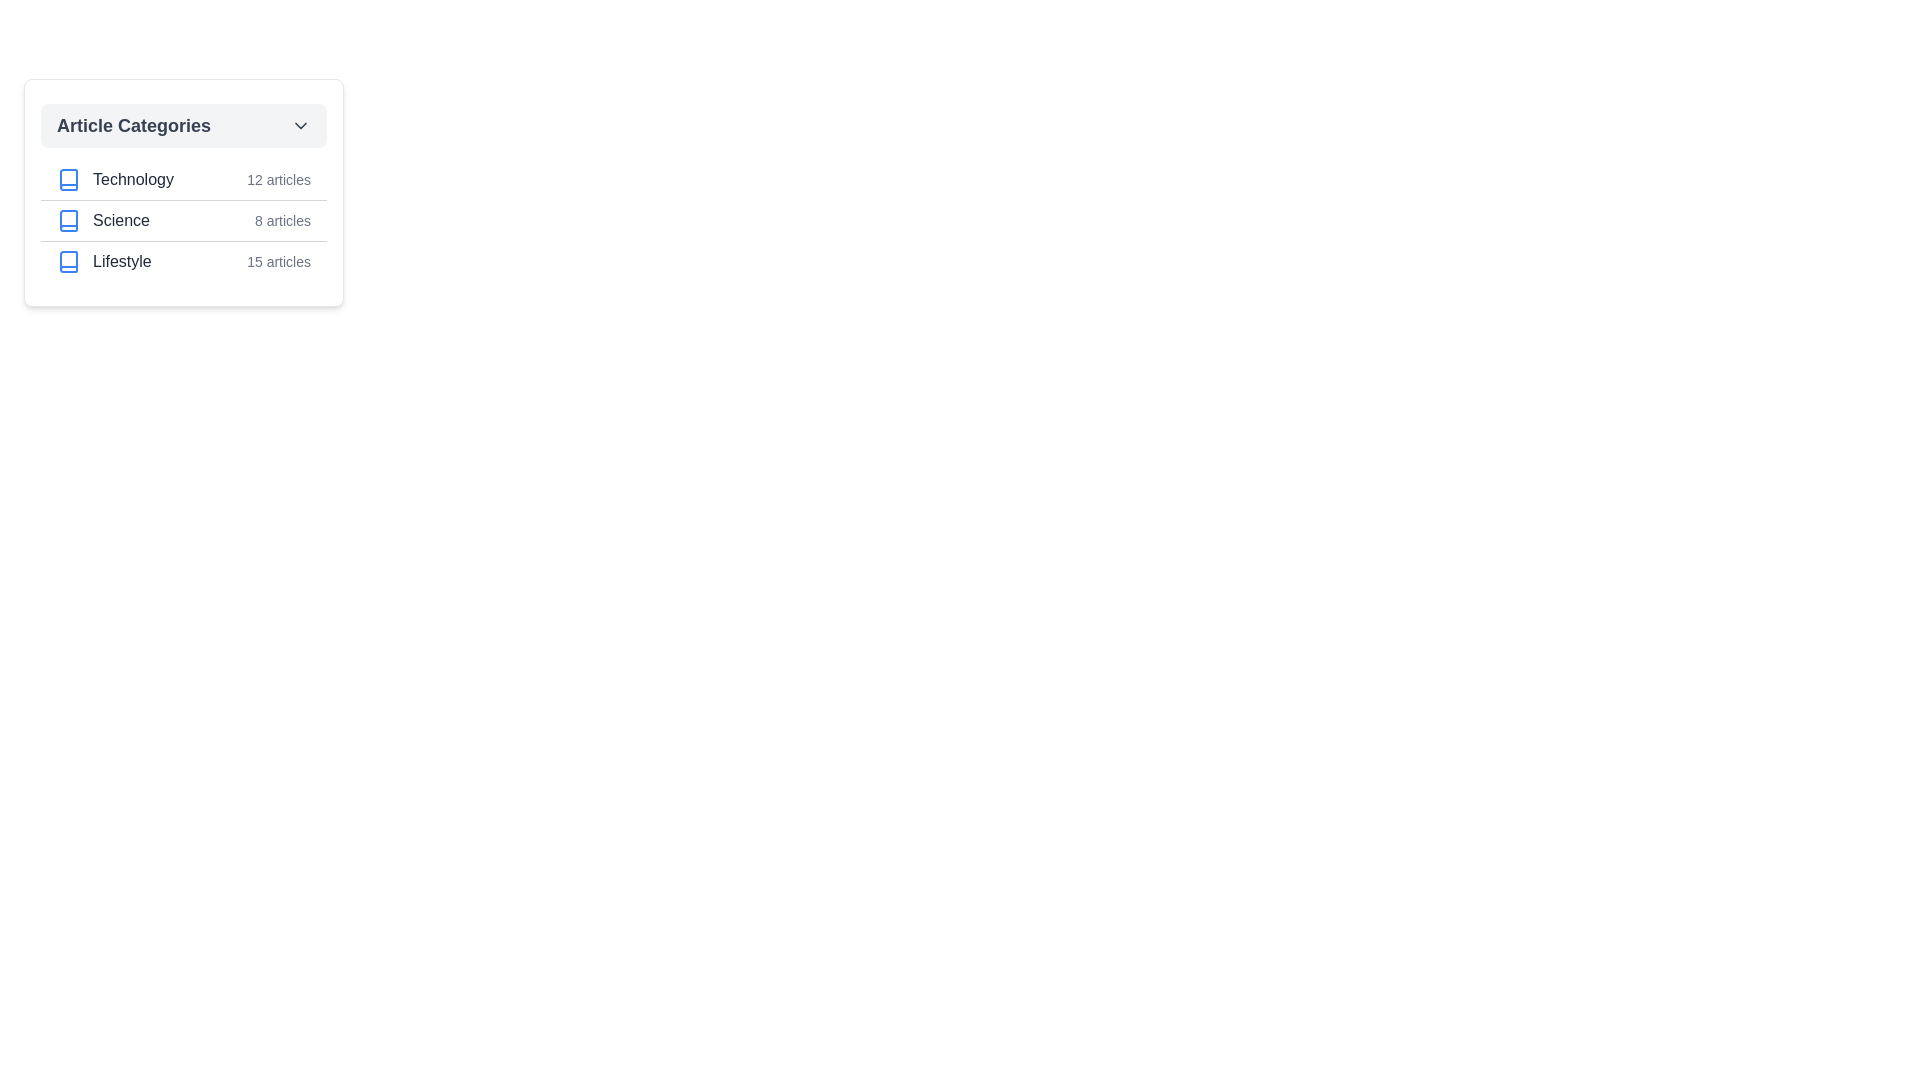  What do you see at coordinates (282, 220) in the screenshot?
I see `the static text that displays the number of articles in the 'Science' category, located in the second row under 'Article Categories'` at bounding box center [282, 220].